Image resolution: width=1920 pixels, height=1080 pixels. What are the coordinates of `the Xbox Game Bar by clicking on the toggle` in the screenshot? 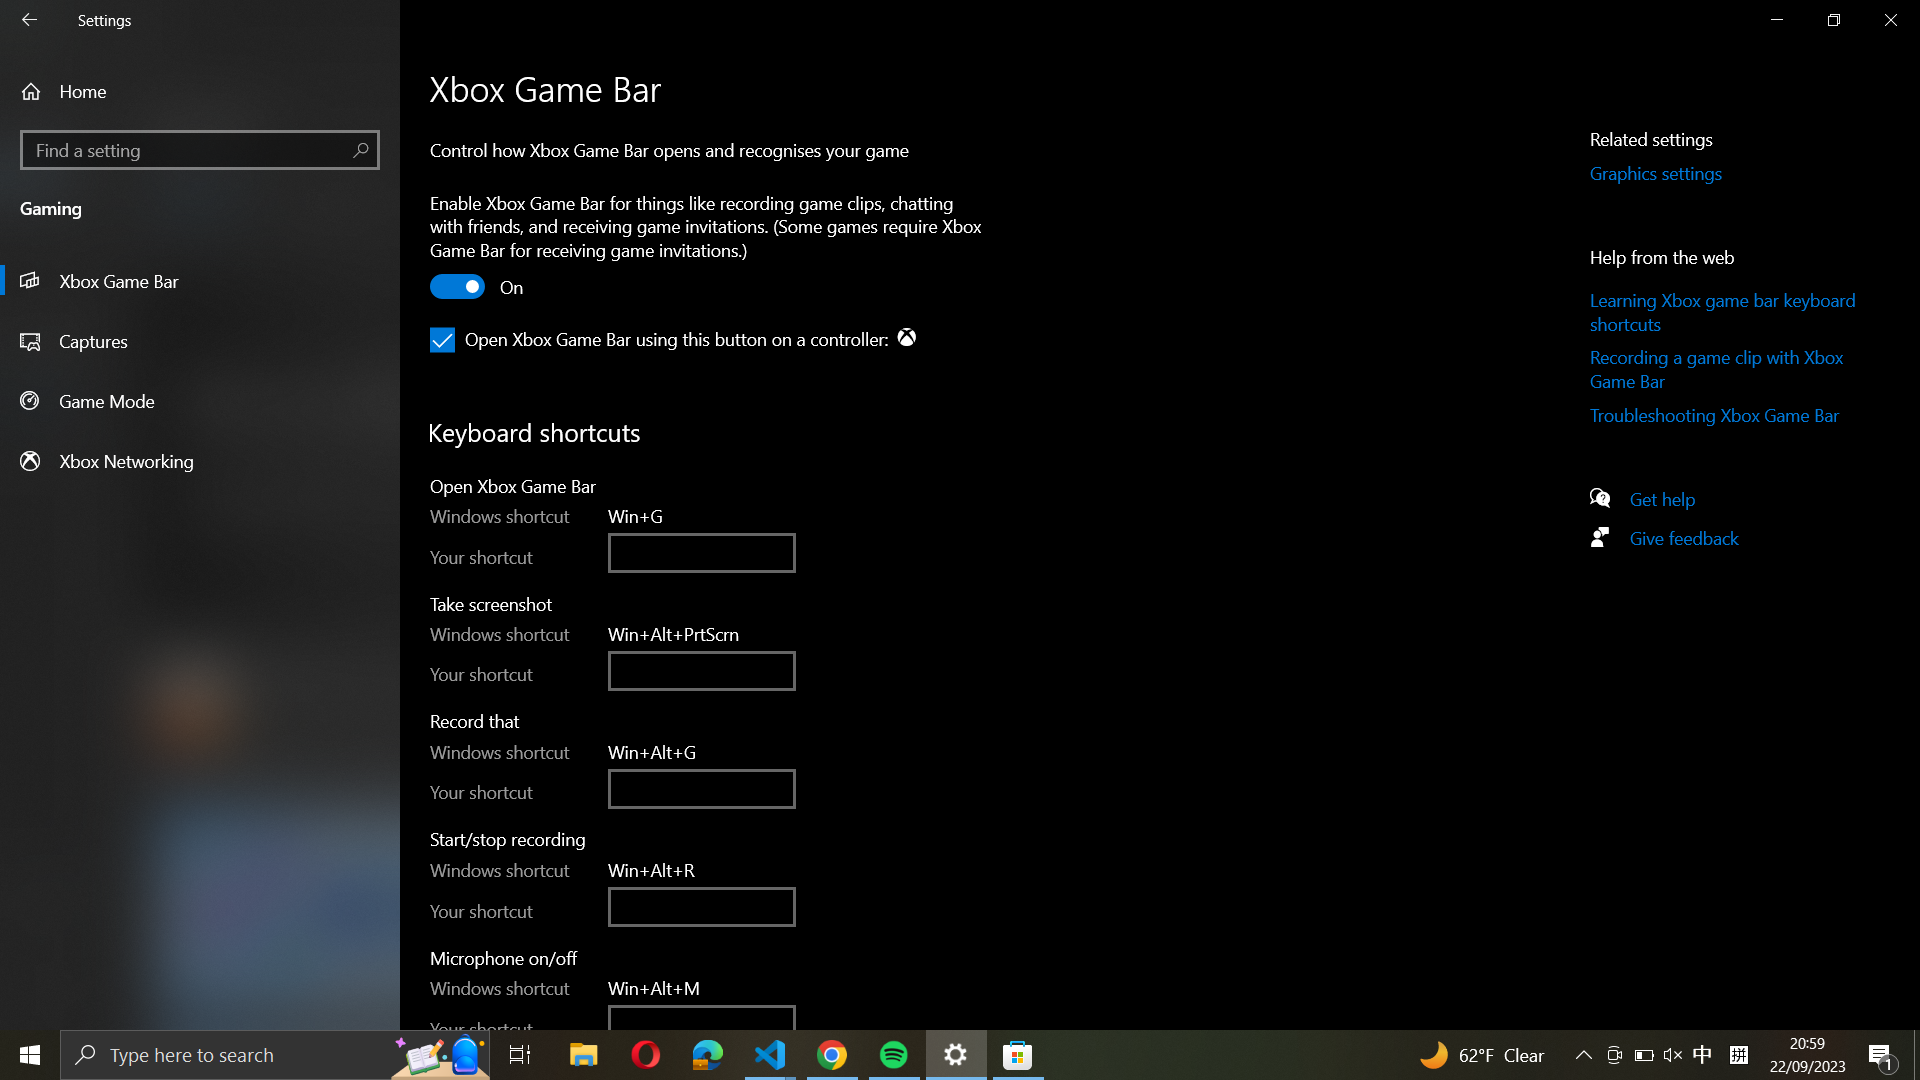 It's located at (458, 289).